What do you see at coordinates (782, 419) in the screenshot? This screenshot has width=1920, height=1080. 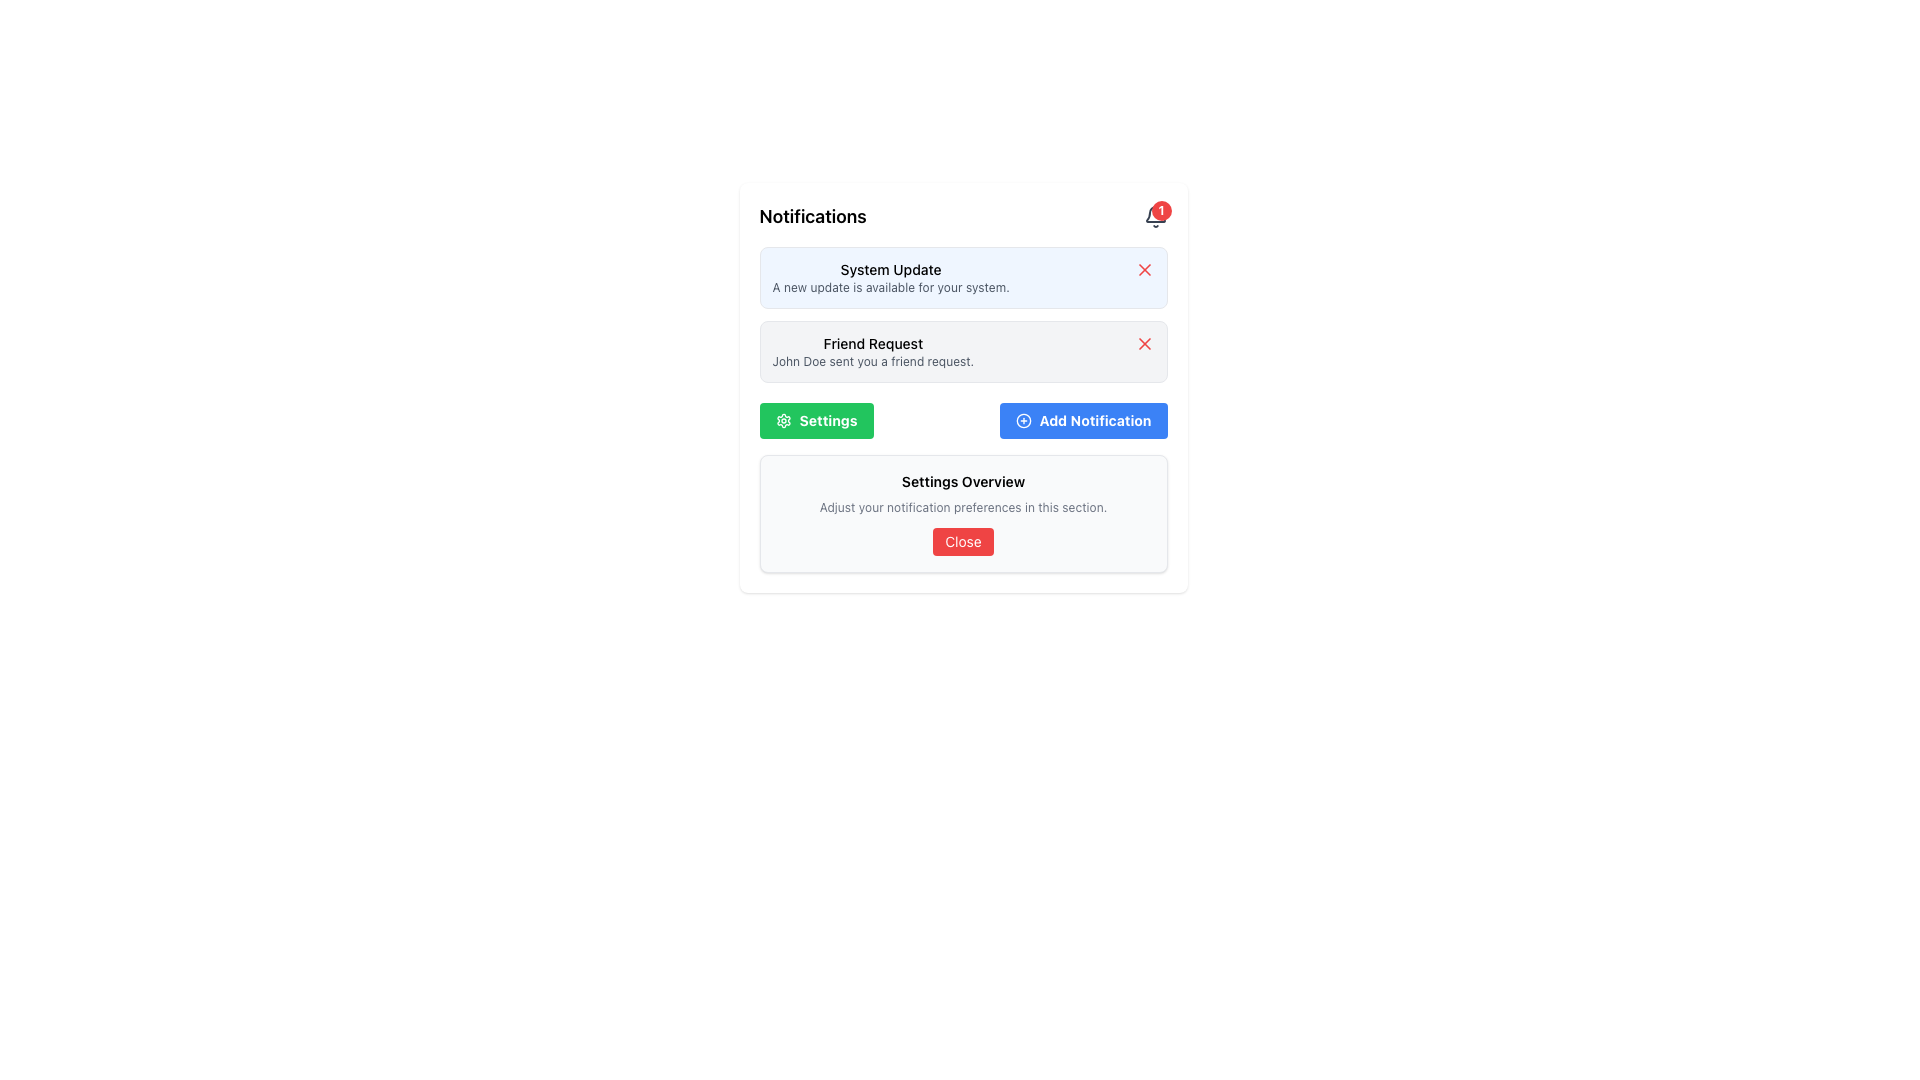 I see `the gear icon located near the bottom-left corner of the 'Notifications' dialog box` at bounding box center [782, 419].